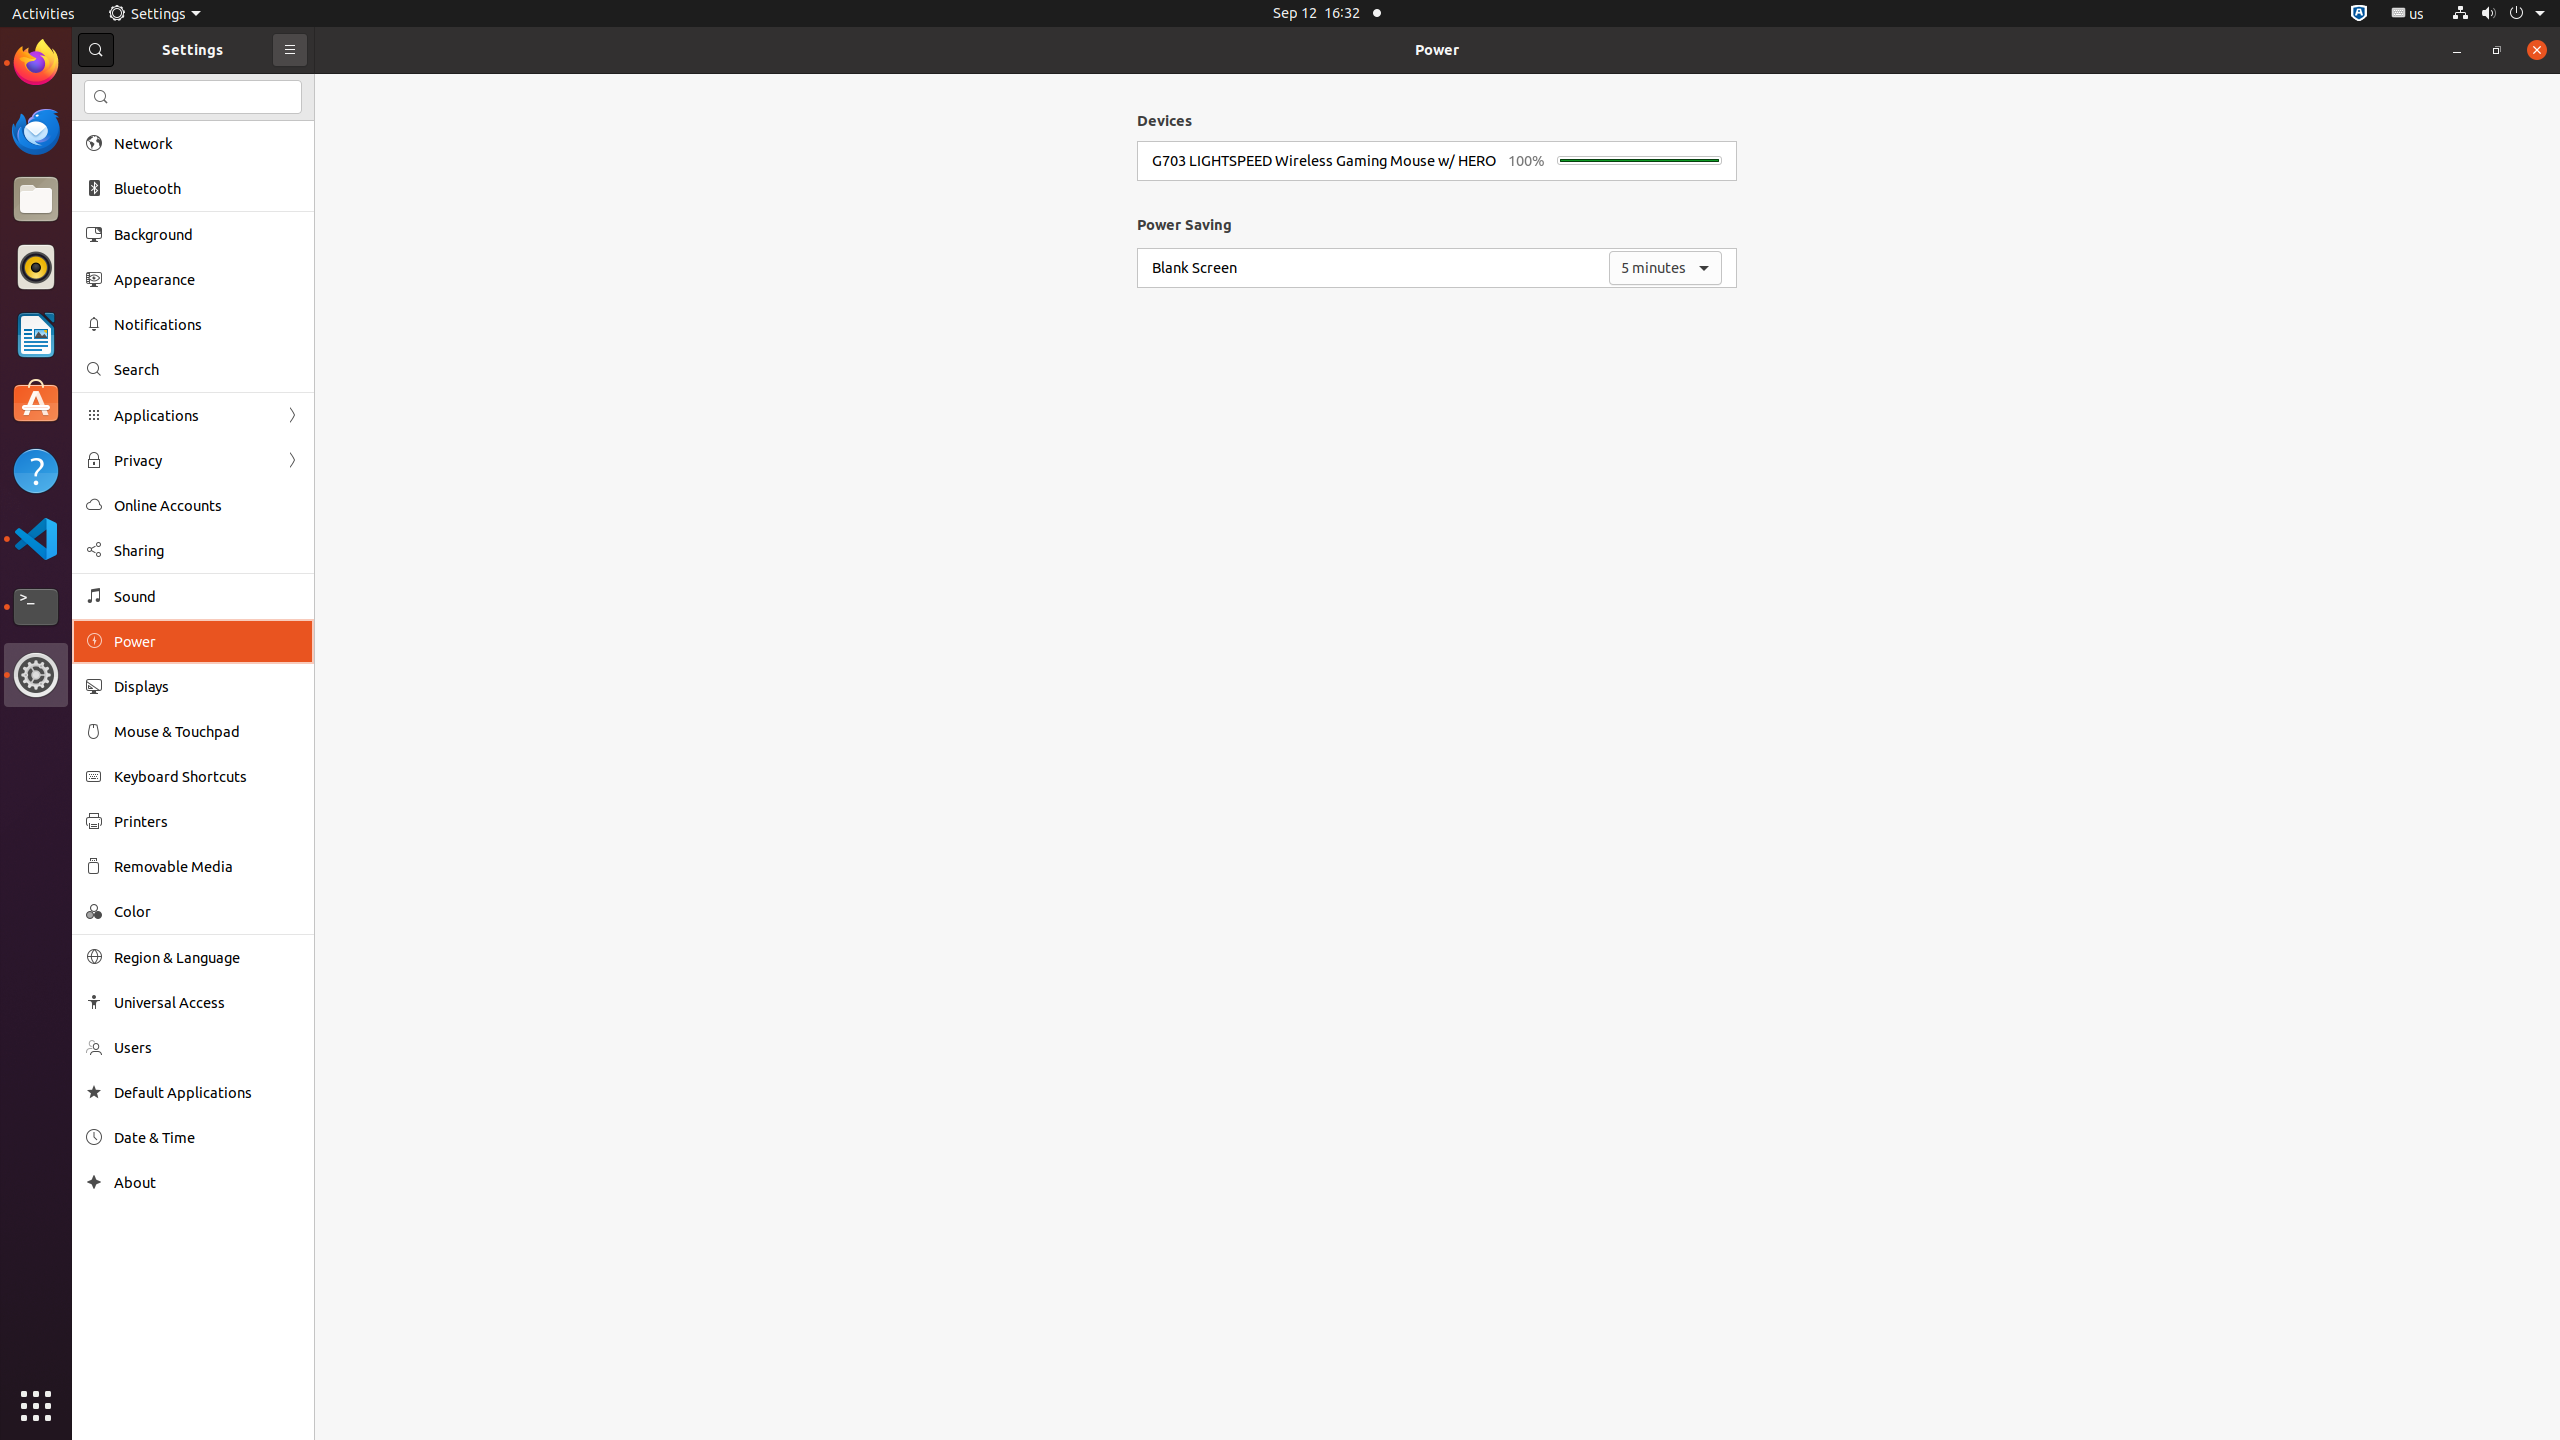 Image resolution: width=2560 pixels, height=1440 pixels. I want to click on 'About', so click(93, 1182).